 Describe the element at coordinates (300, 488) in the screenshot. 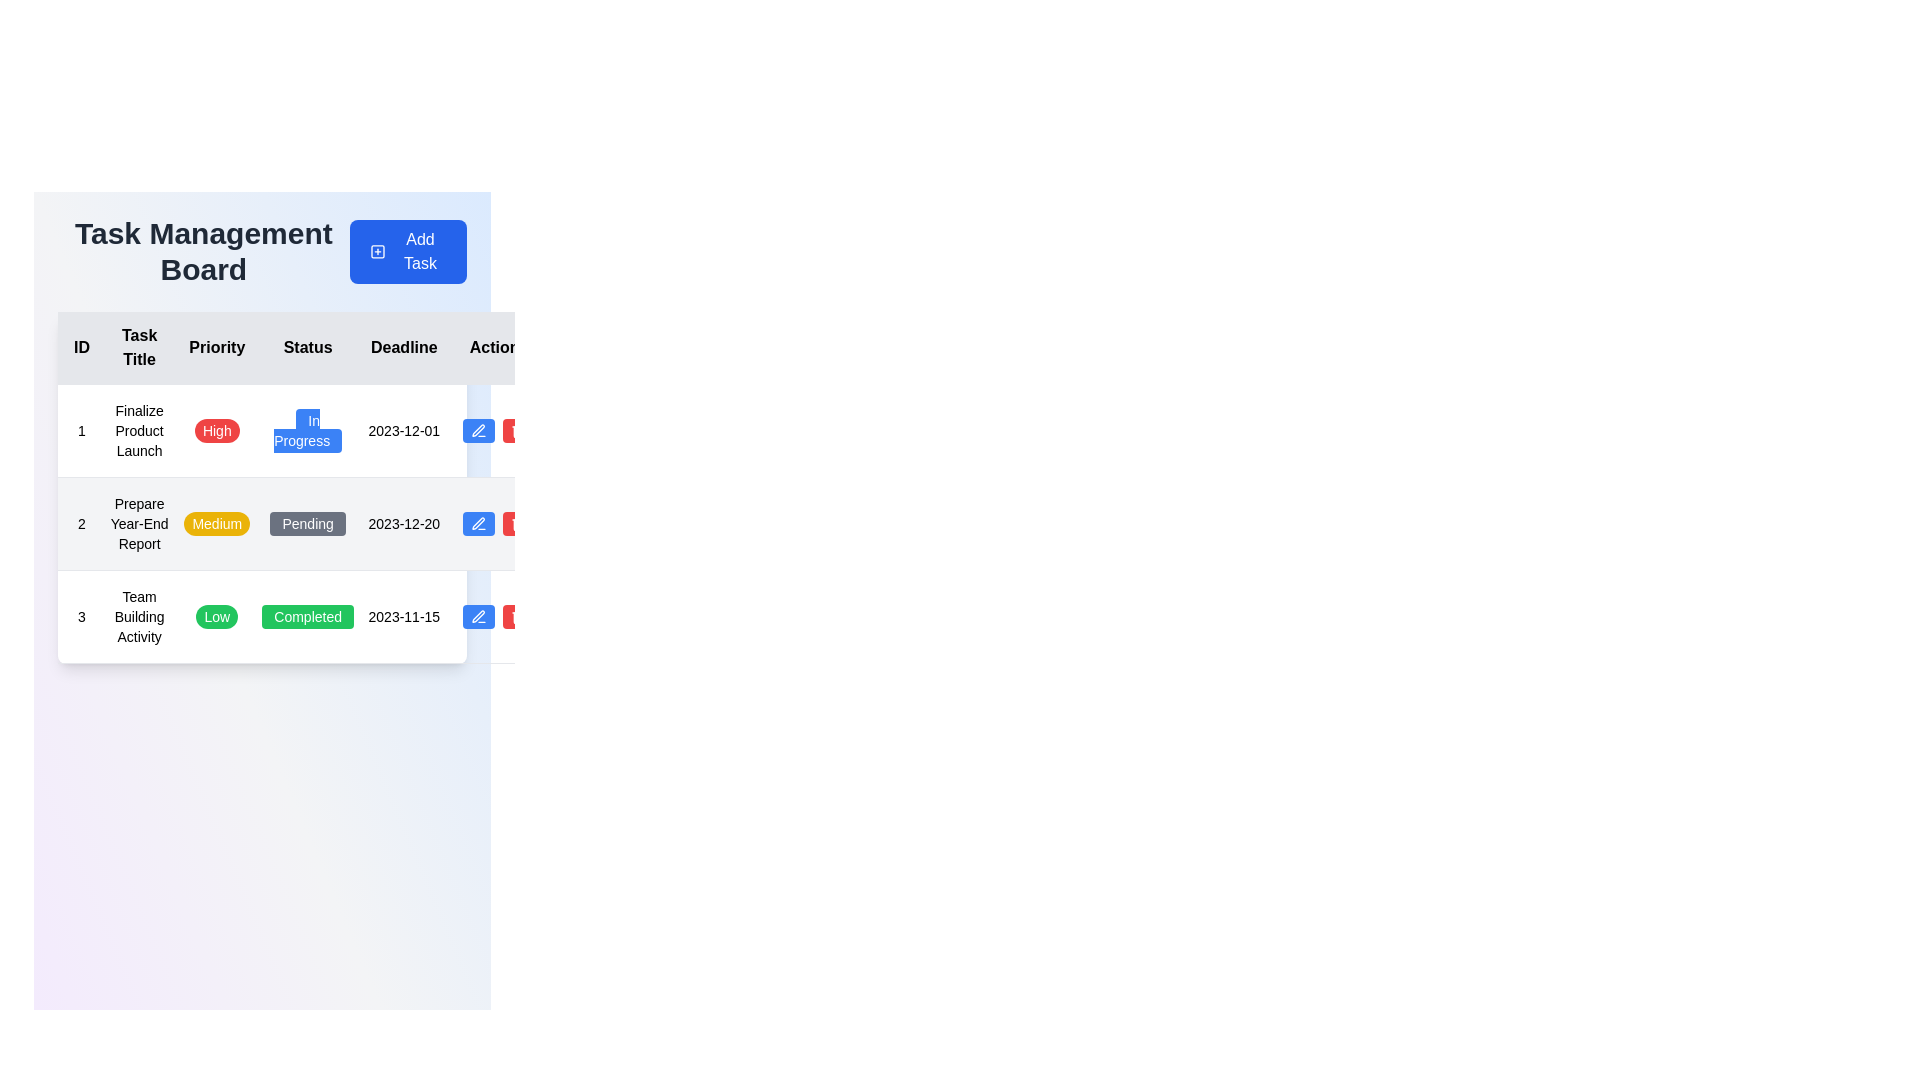

I see `a row in the task management table to inspect its details` at that location.